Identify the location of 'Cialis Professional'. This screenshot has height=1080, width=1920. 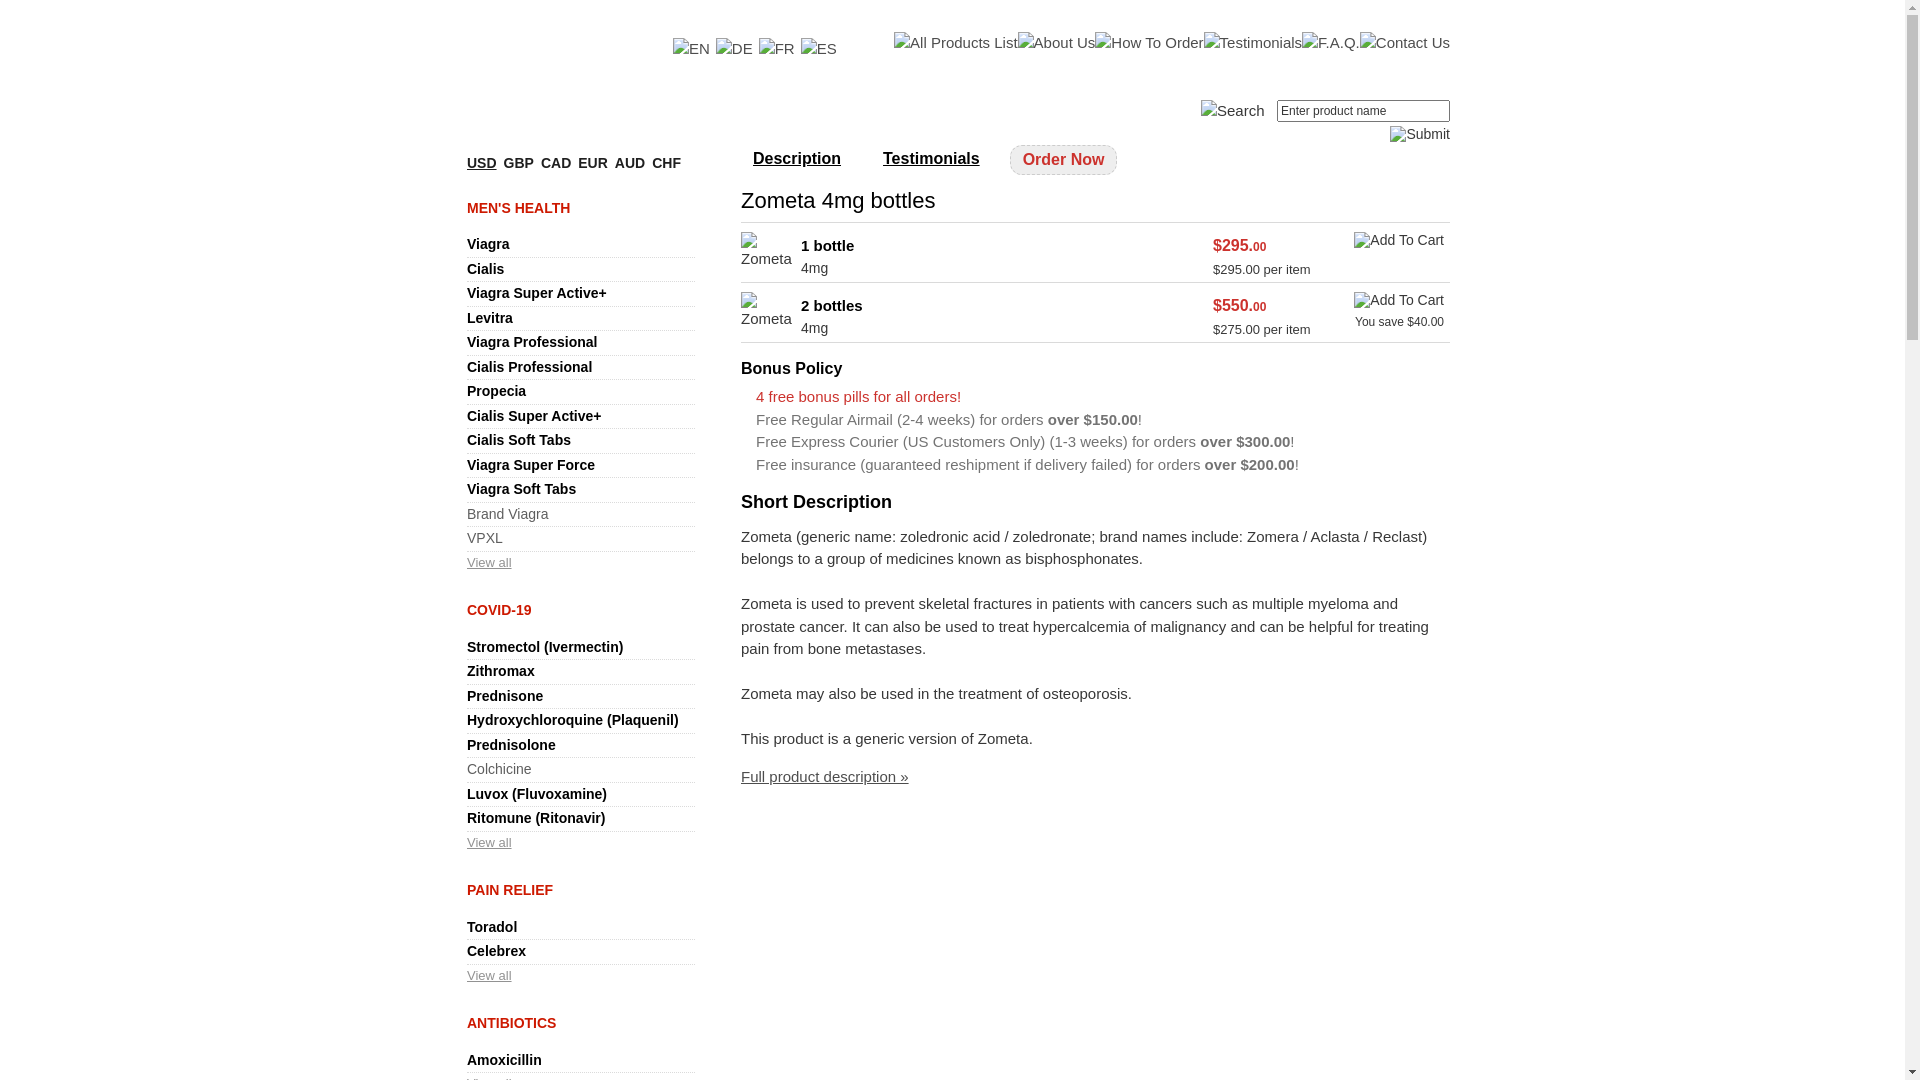
(529, 366).